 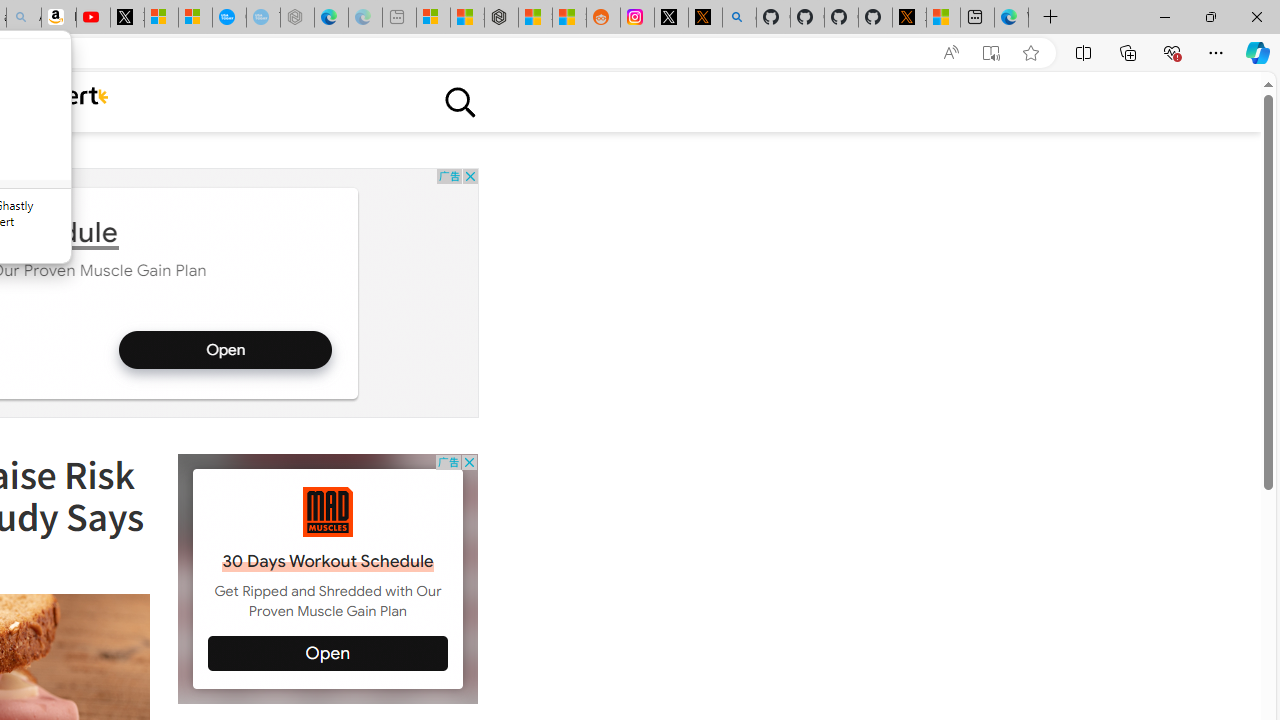 I want to click on 'Log in to X / X', so click(x=672, y=17).